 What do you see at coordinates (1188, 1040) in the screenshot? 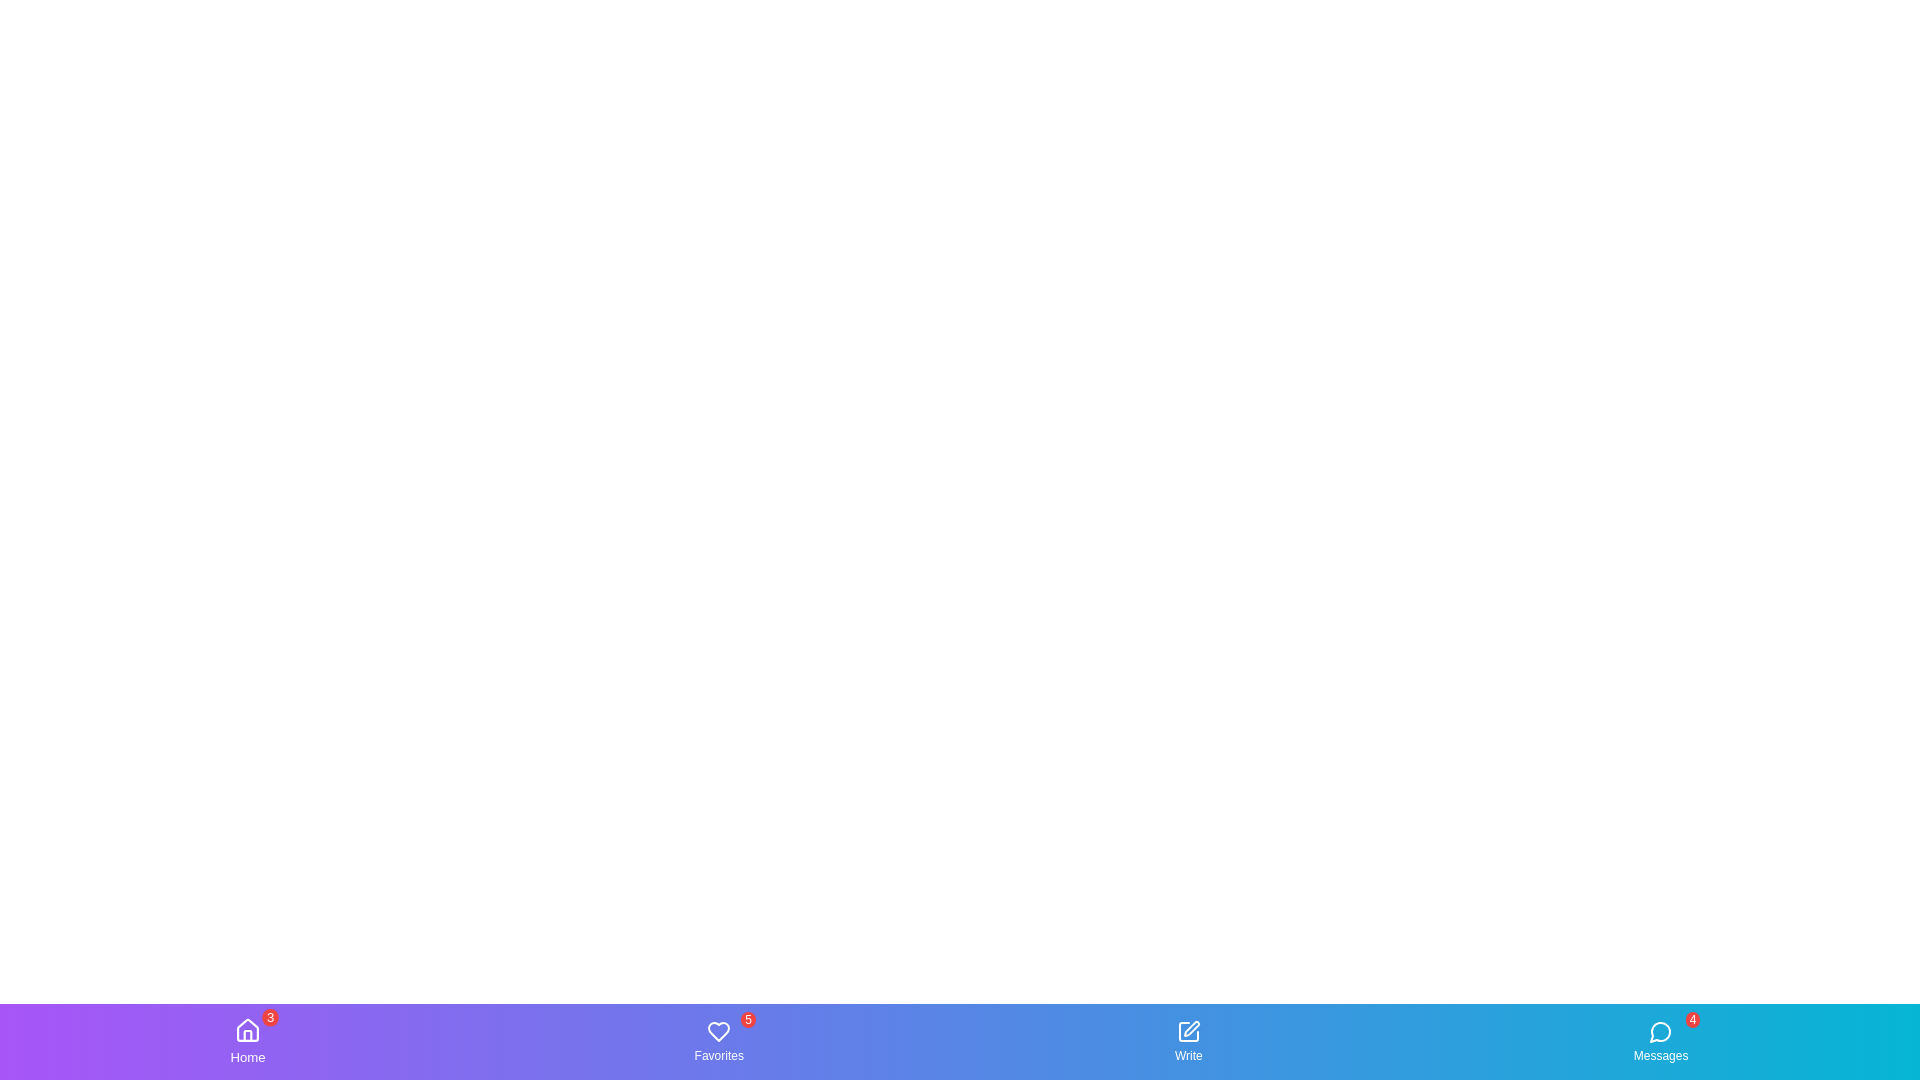
I see `the tab labeled Write` at bounding box center [1188, 1040].